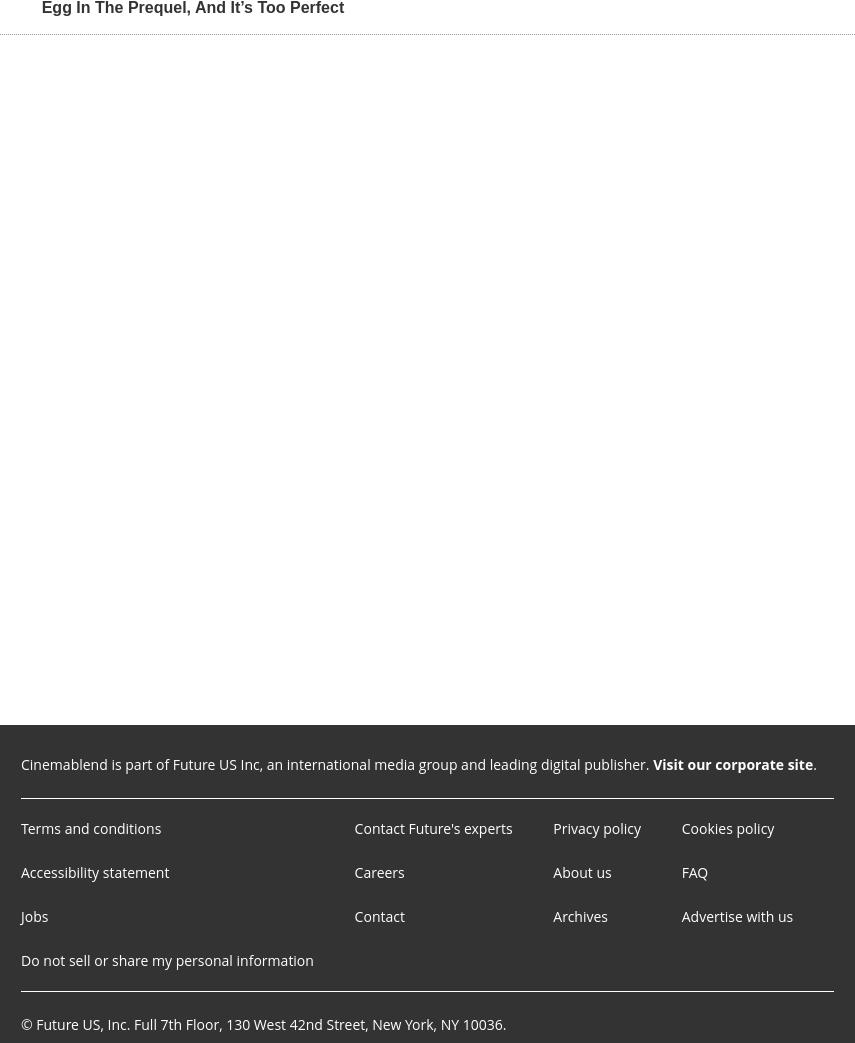 The image size is (855, 1043). What do you see at coordinates (90, 827) in the screenshot?
I see `'Terms and conditions'` at bounding box center [90, 827].